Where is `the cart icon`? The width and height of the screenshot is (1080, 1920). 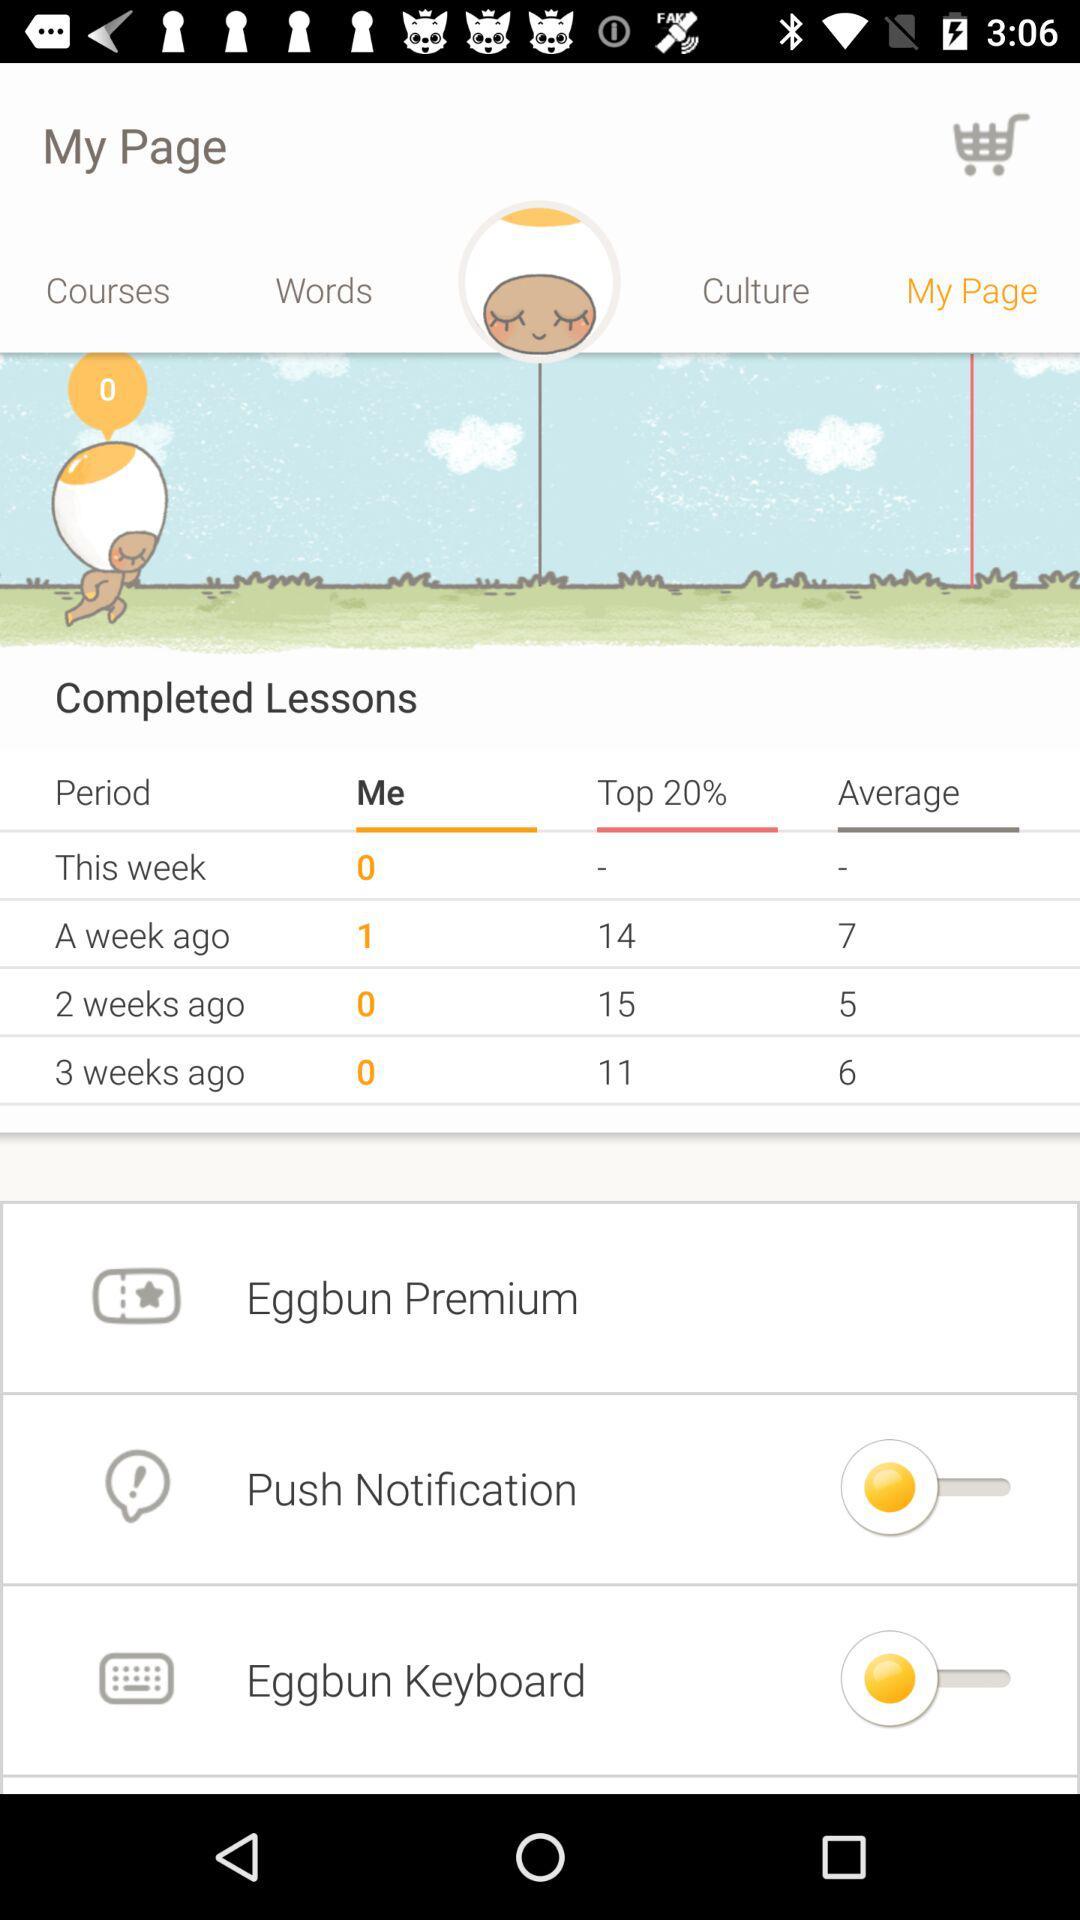
the cart icon is located at coordinates (991, 143).